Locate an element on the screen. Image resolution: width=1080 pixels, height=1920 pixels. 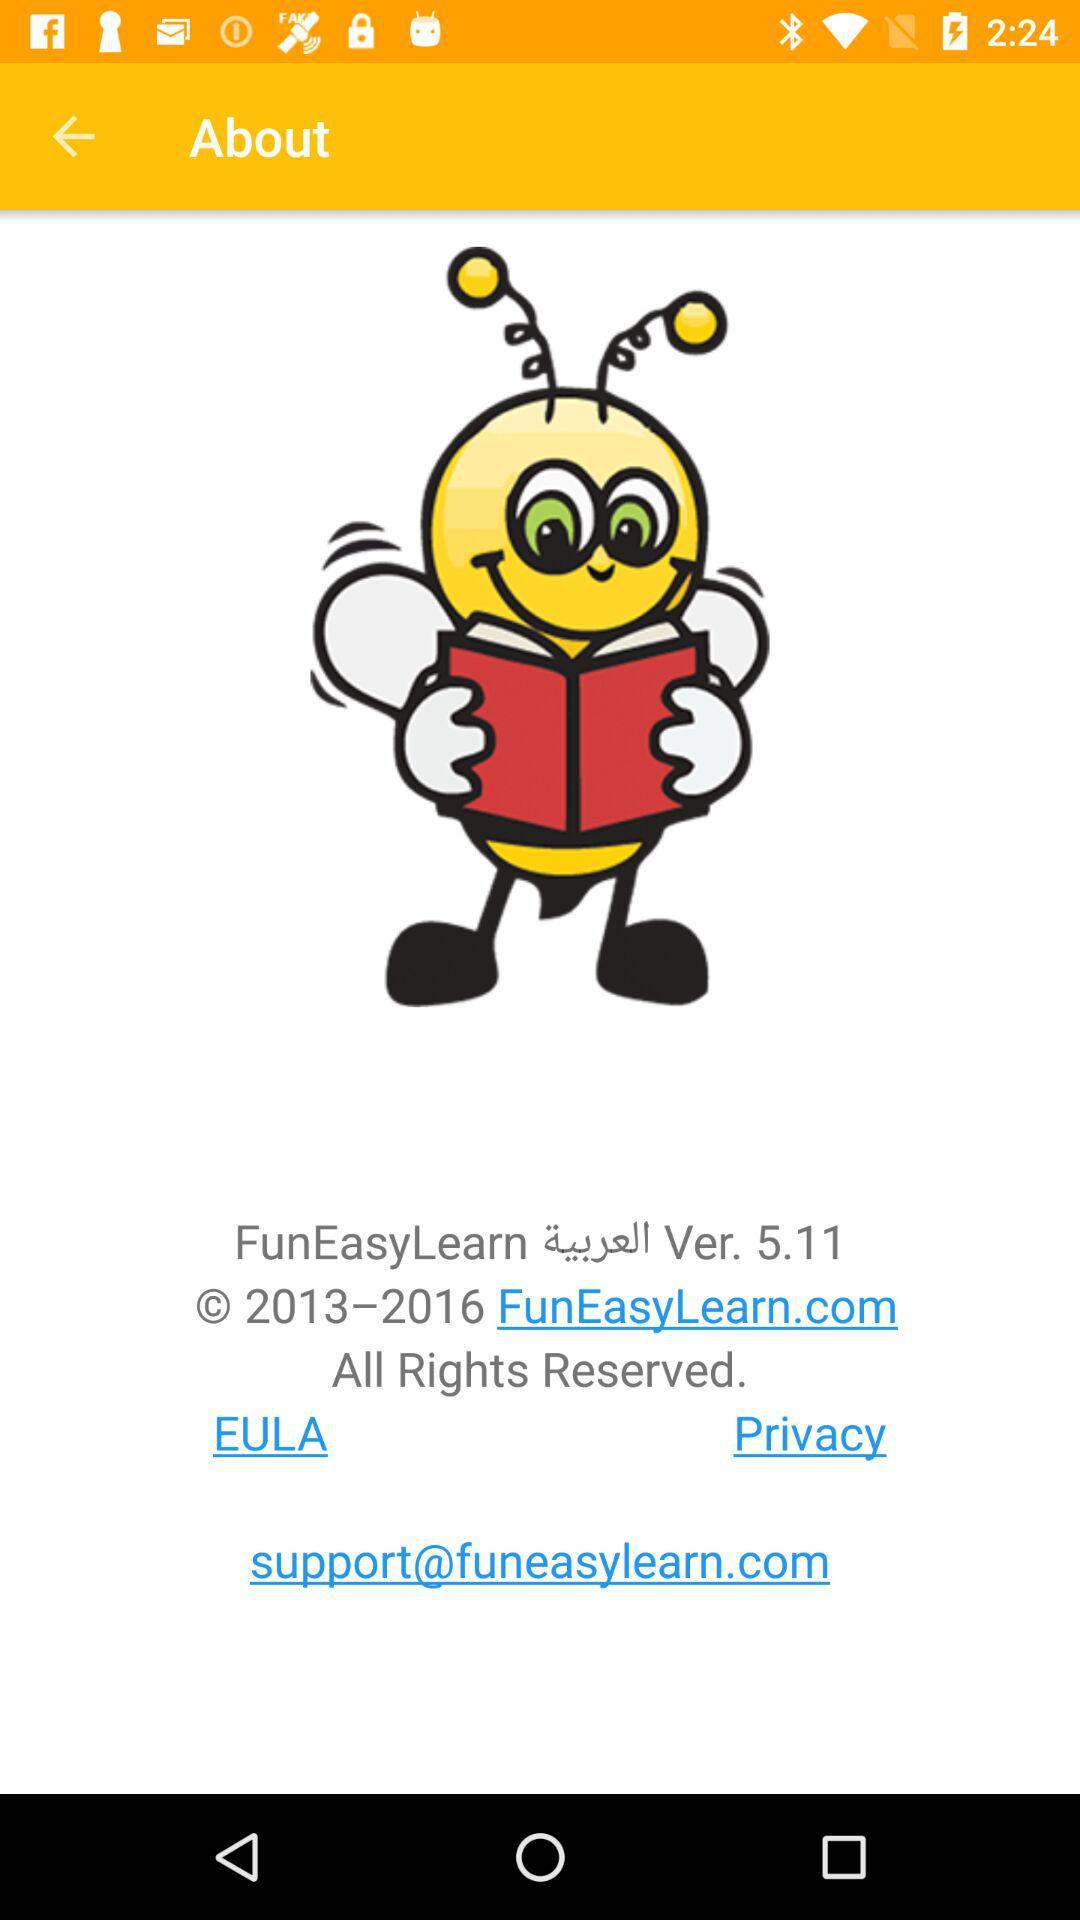
the privacy at the bottom right corner is located at coordinates (810, 1431).